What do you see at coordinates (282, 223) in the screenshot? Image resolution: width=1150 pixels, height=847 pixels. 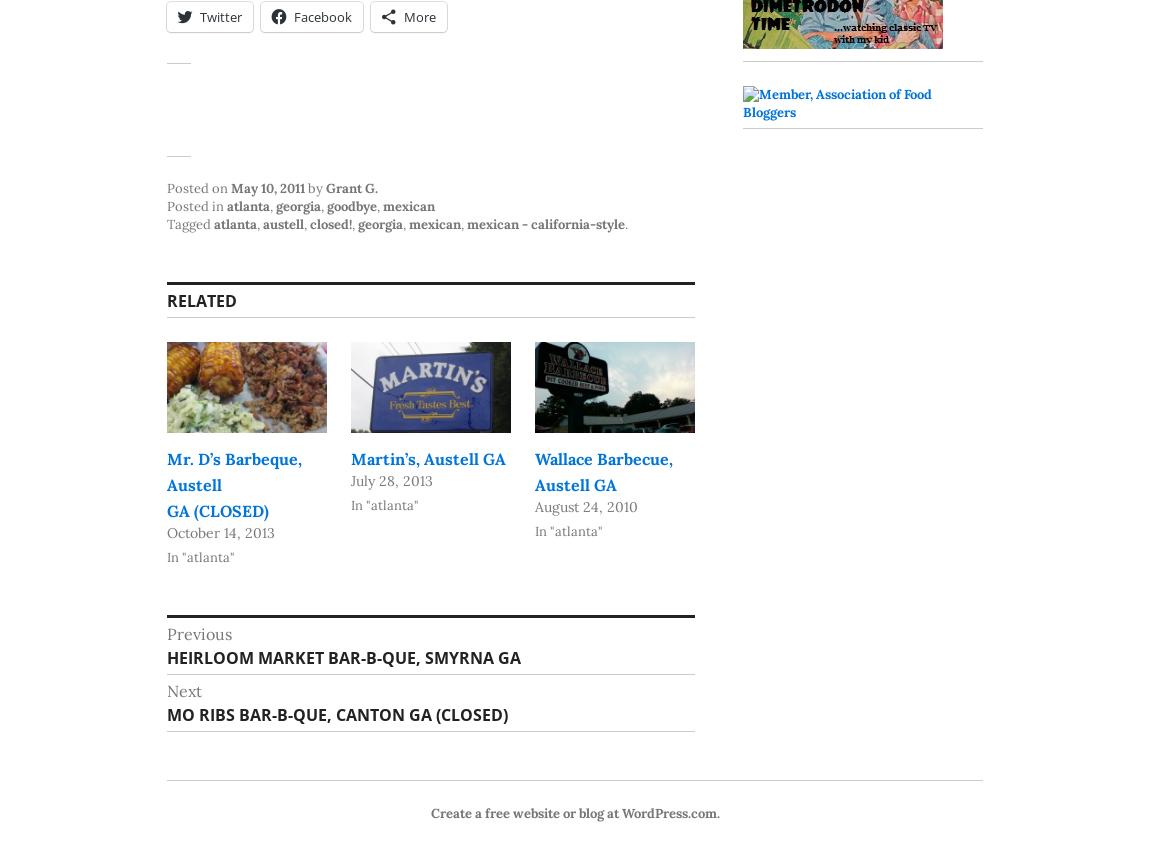 I see `'austell'` at bounding box center [282, 223].